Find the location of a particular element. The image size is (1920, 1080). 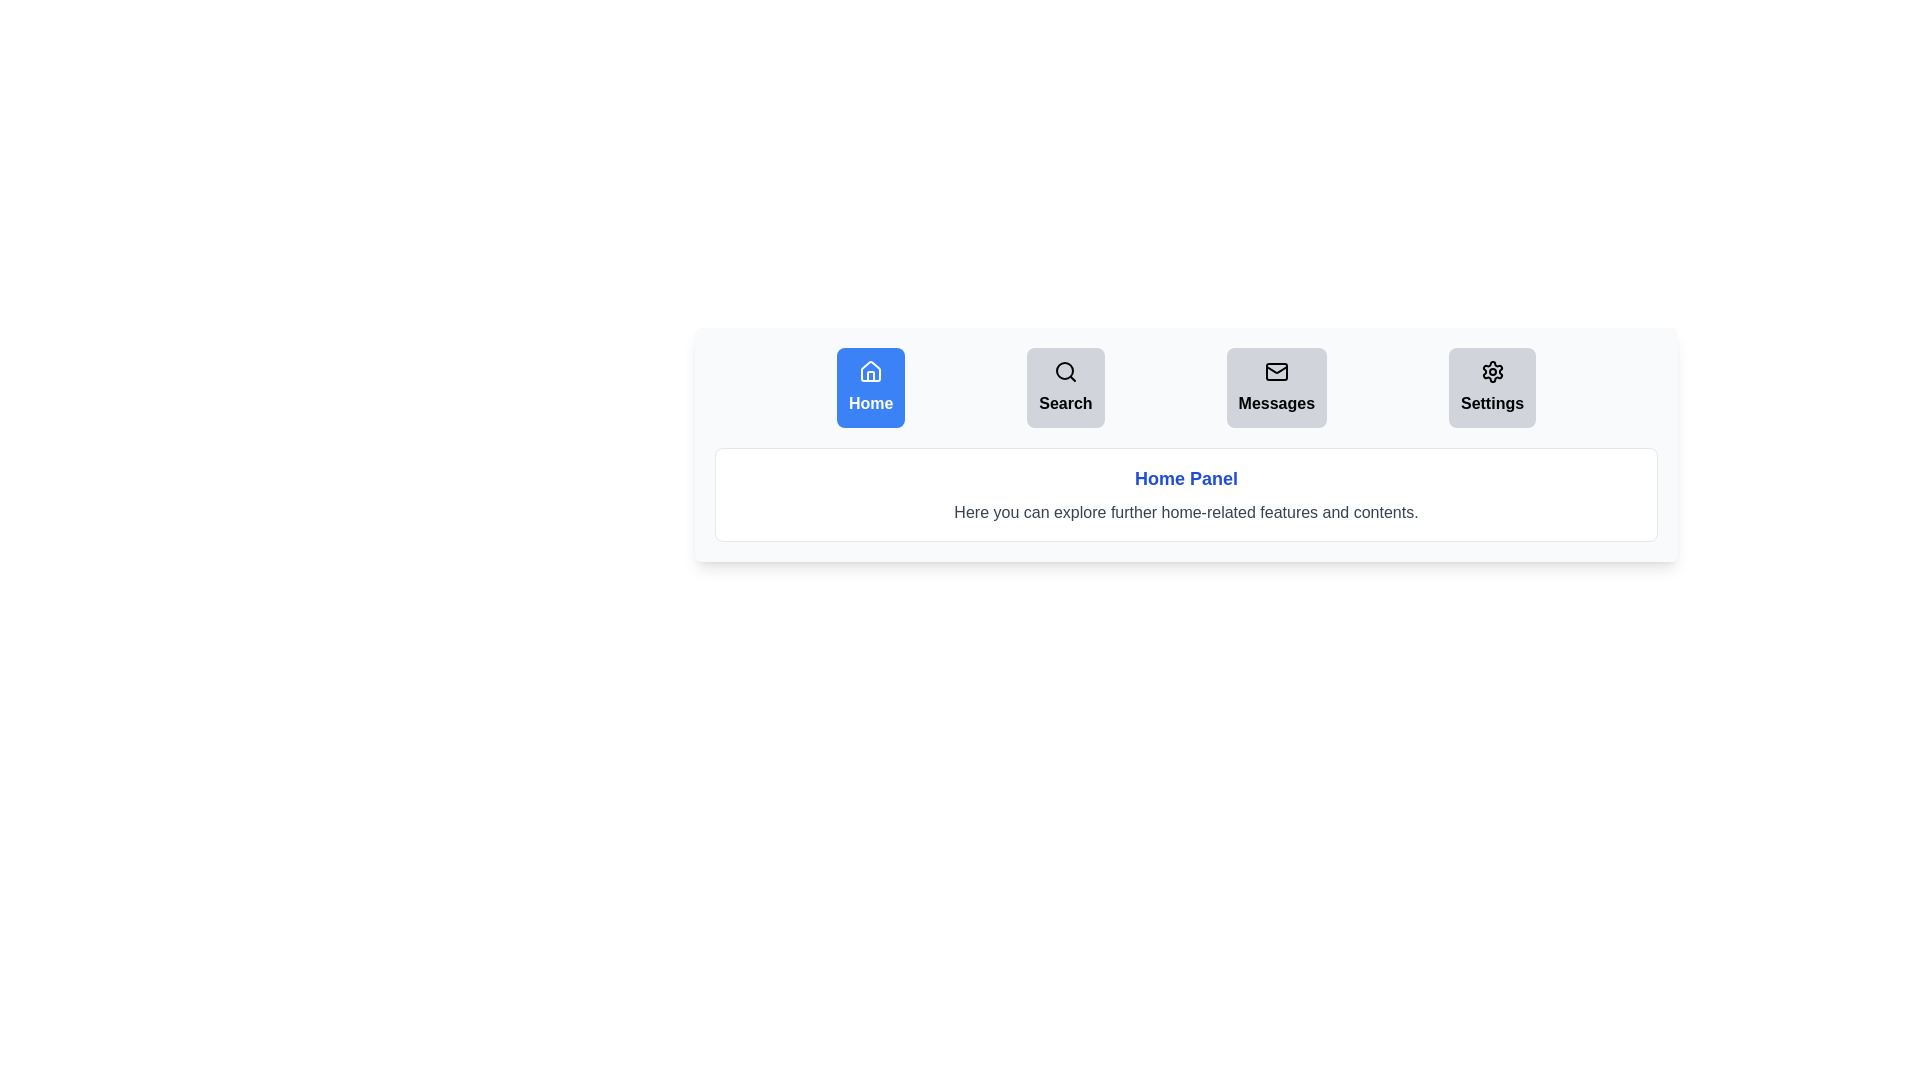

the house-shaped SVG icon located at the center of the blue 'Home' button in the navigation bar to activate the tooltip or focus state is located at coordinates (871, 371).